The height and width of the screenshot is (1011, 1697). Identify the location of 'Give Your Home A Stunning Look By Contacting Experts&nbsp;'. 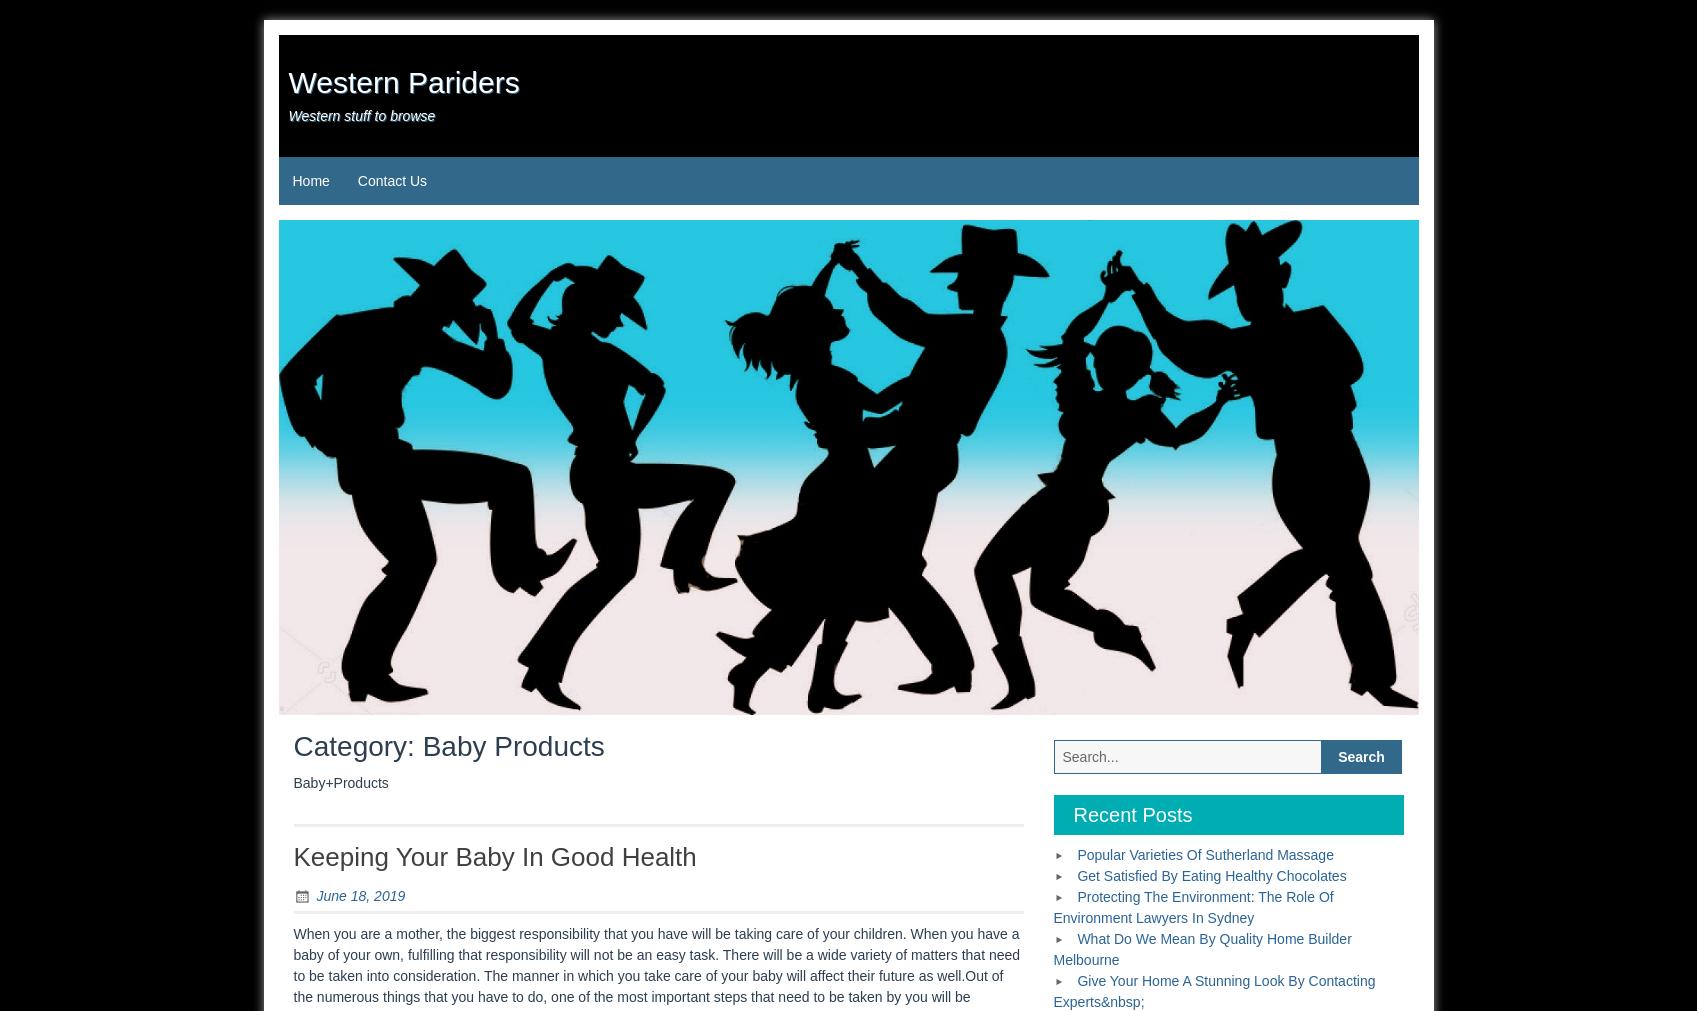
(1213, 990).